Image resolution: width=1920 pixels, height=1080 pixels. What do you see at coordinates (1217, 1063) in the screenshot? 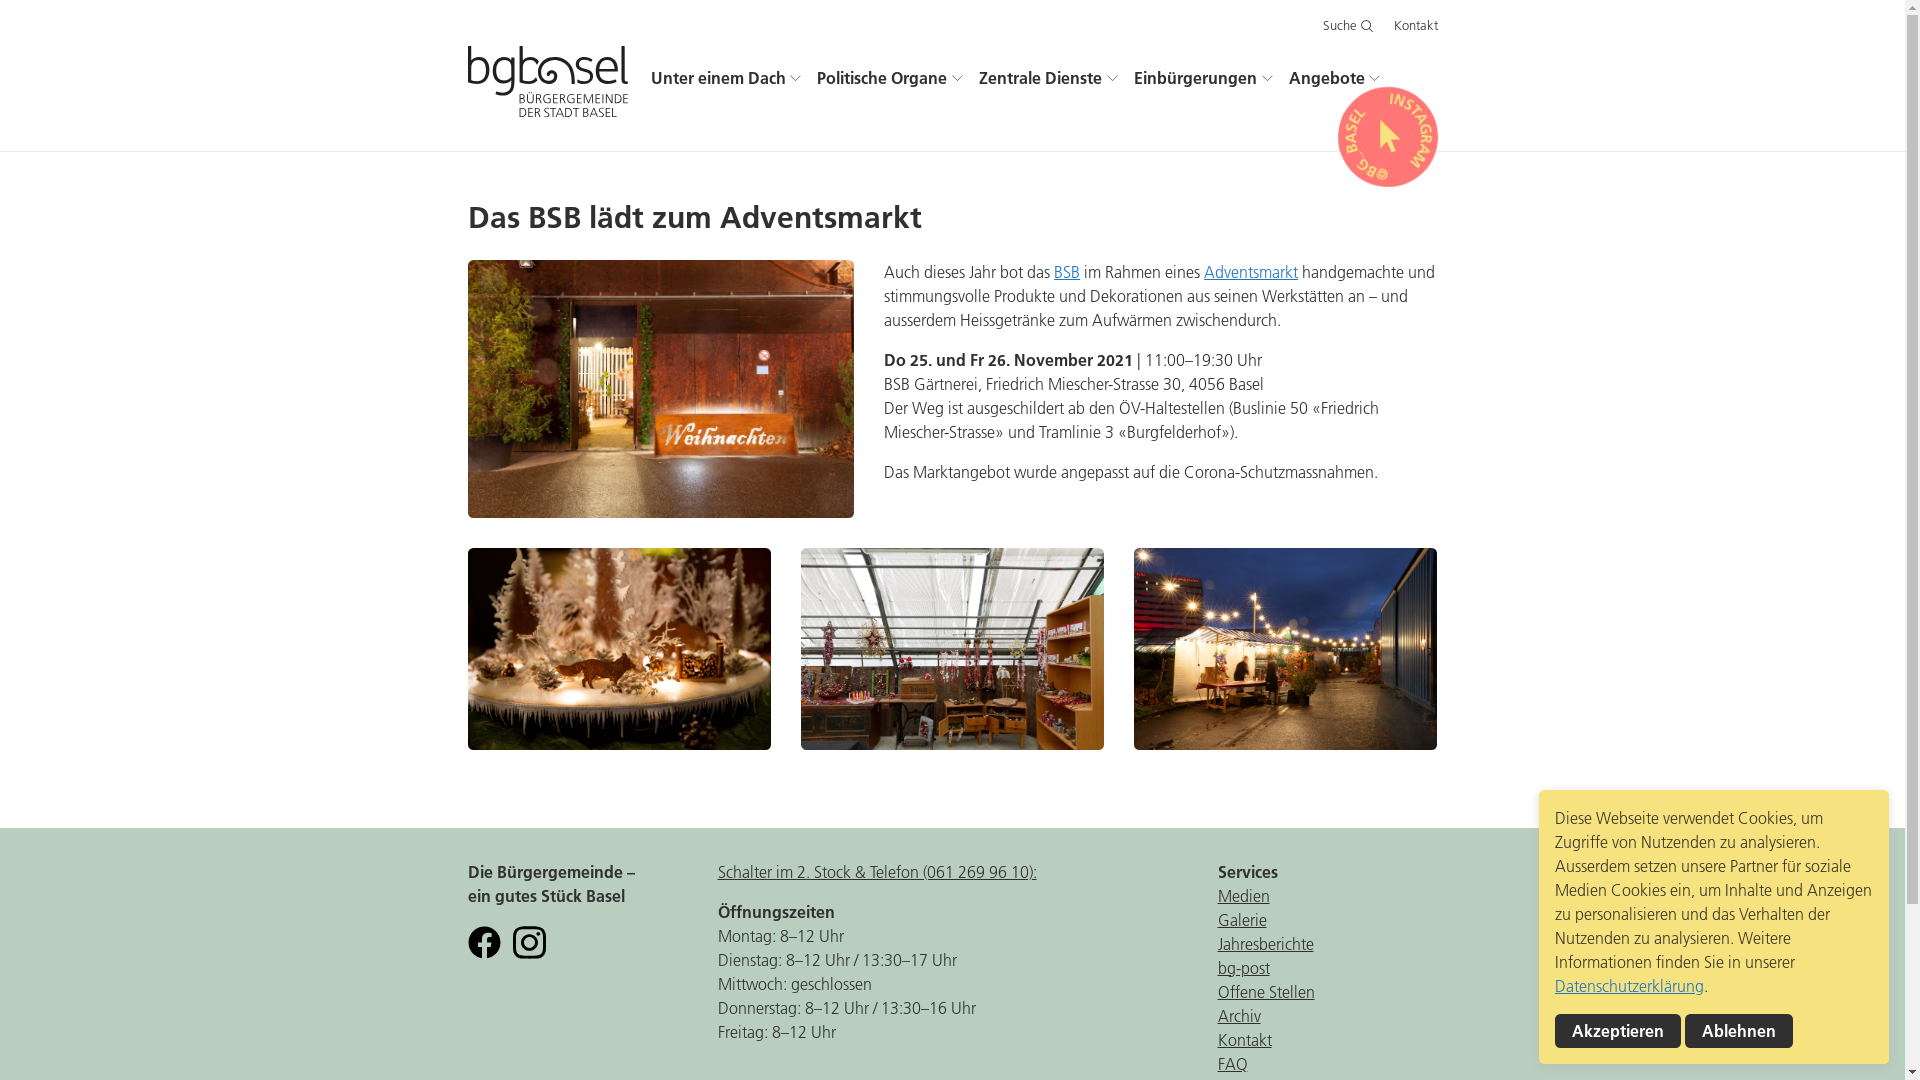
I see `'FAQ'` at bounding box center [1217, 1063].